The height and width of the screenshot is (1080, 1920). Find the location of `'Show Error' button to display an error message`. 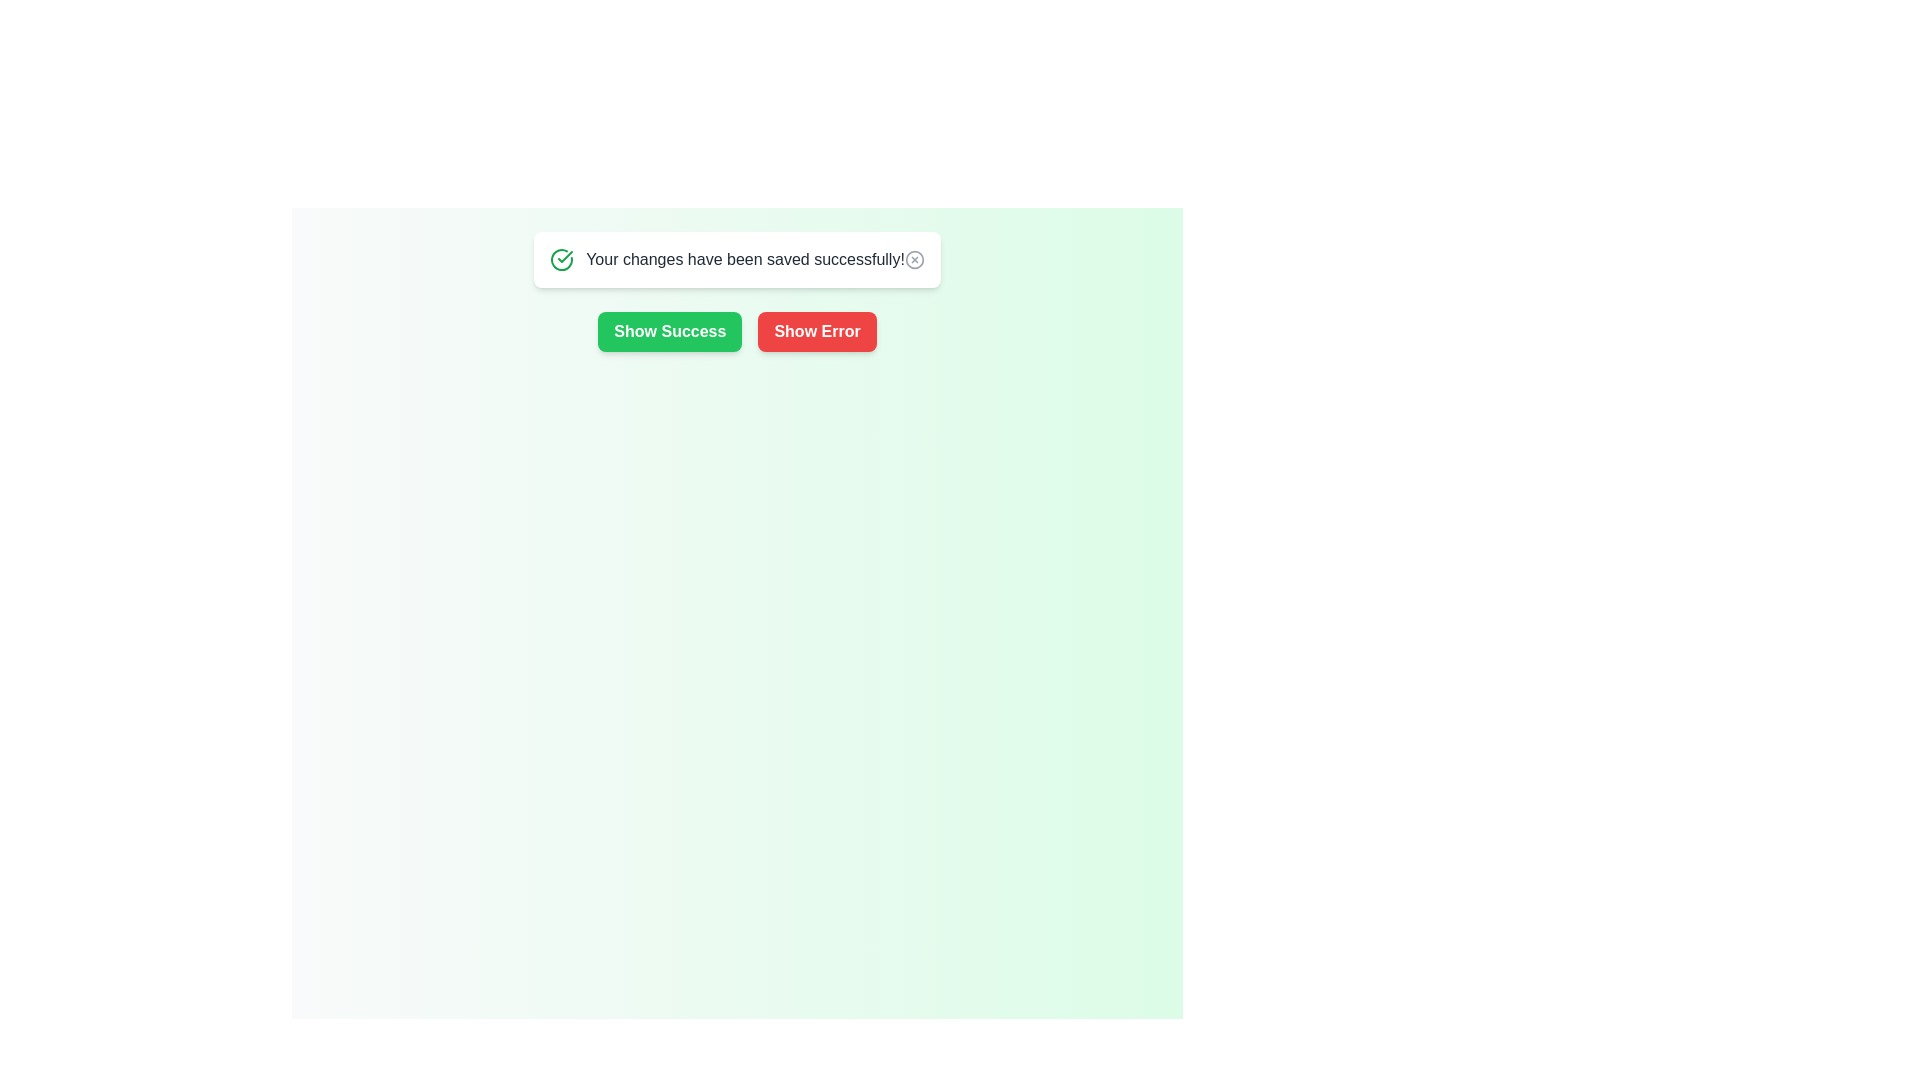

'Show Error' button to display an error message is located at coordinates (817, 330).